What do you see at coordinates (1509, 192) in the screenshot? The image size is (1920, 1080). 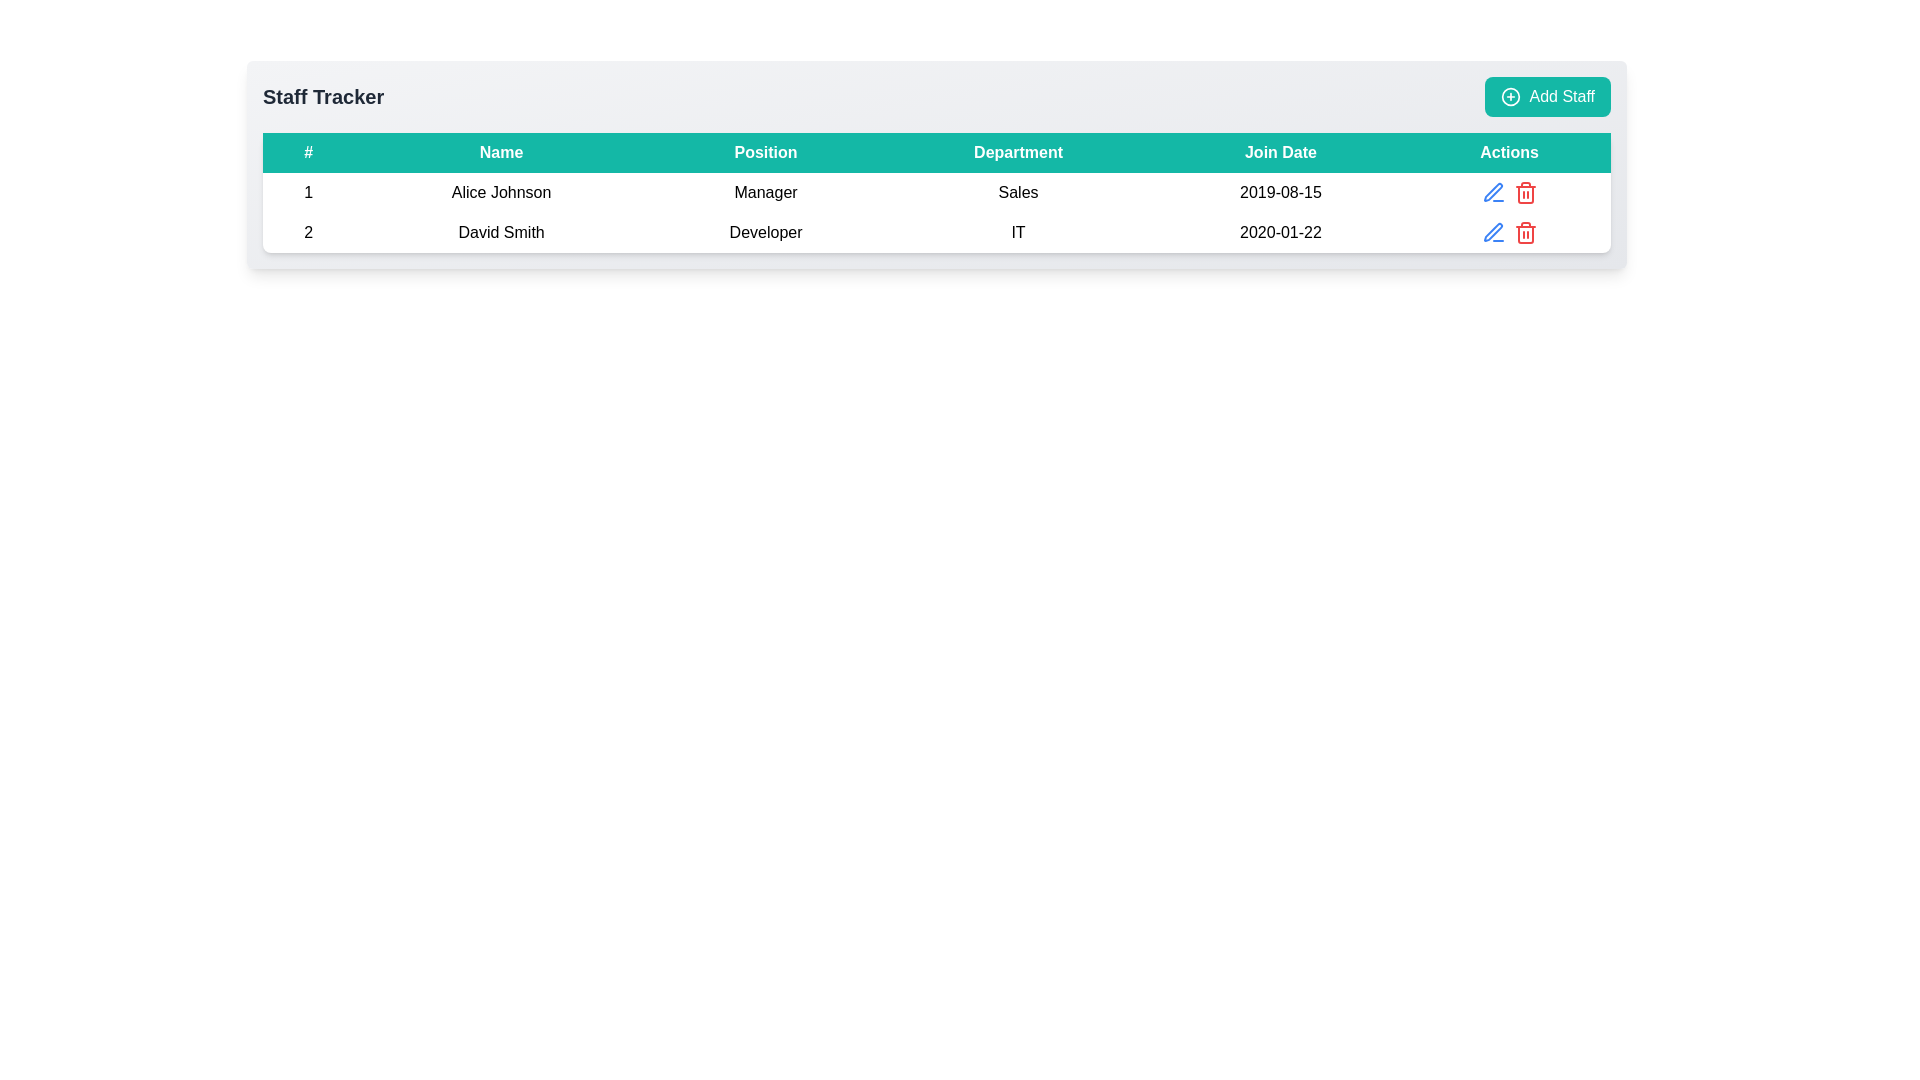 I see `the trashcan icon located in the Actions column of the first row of the table` at bounding box center [1509, 192].